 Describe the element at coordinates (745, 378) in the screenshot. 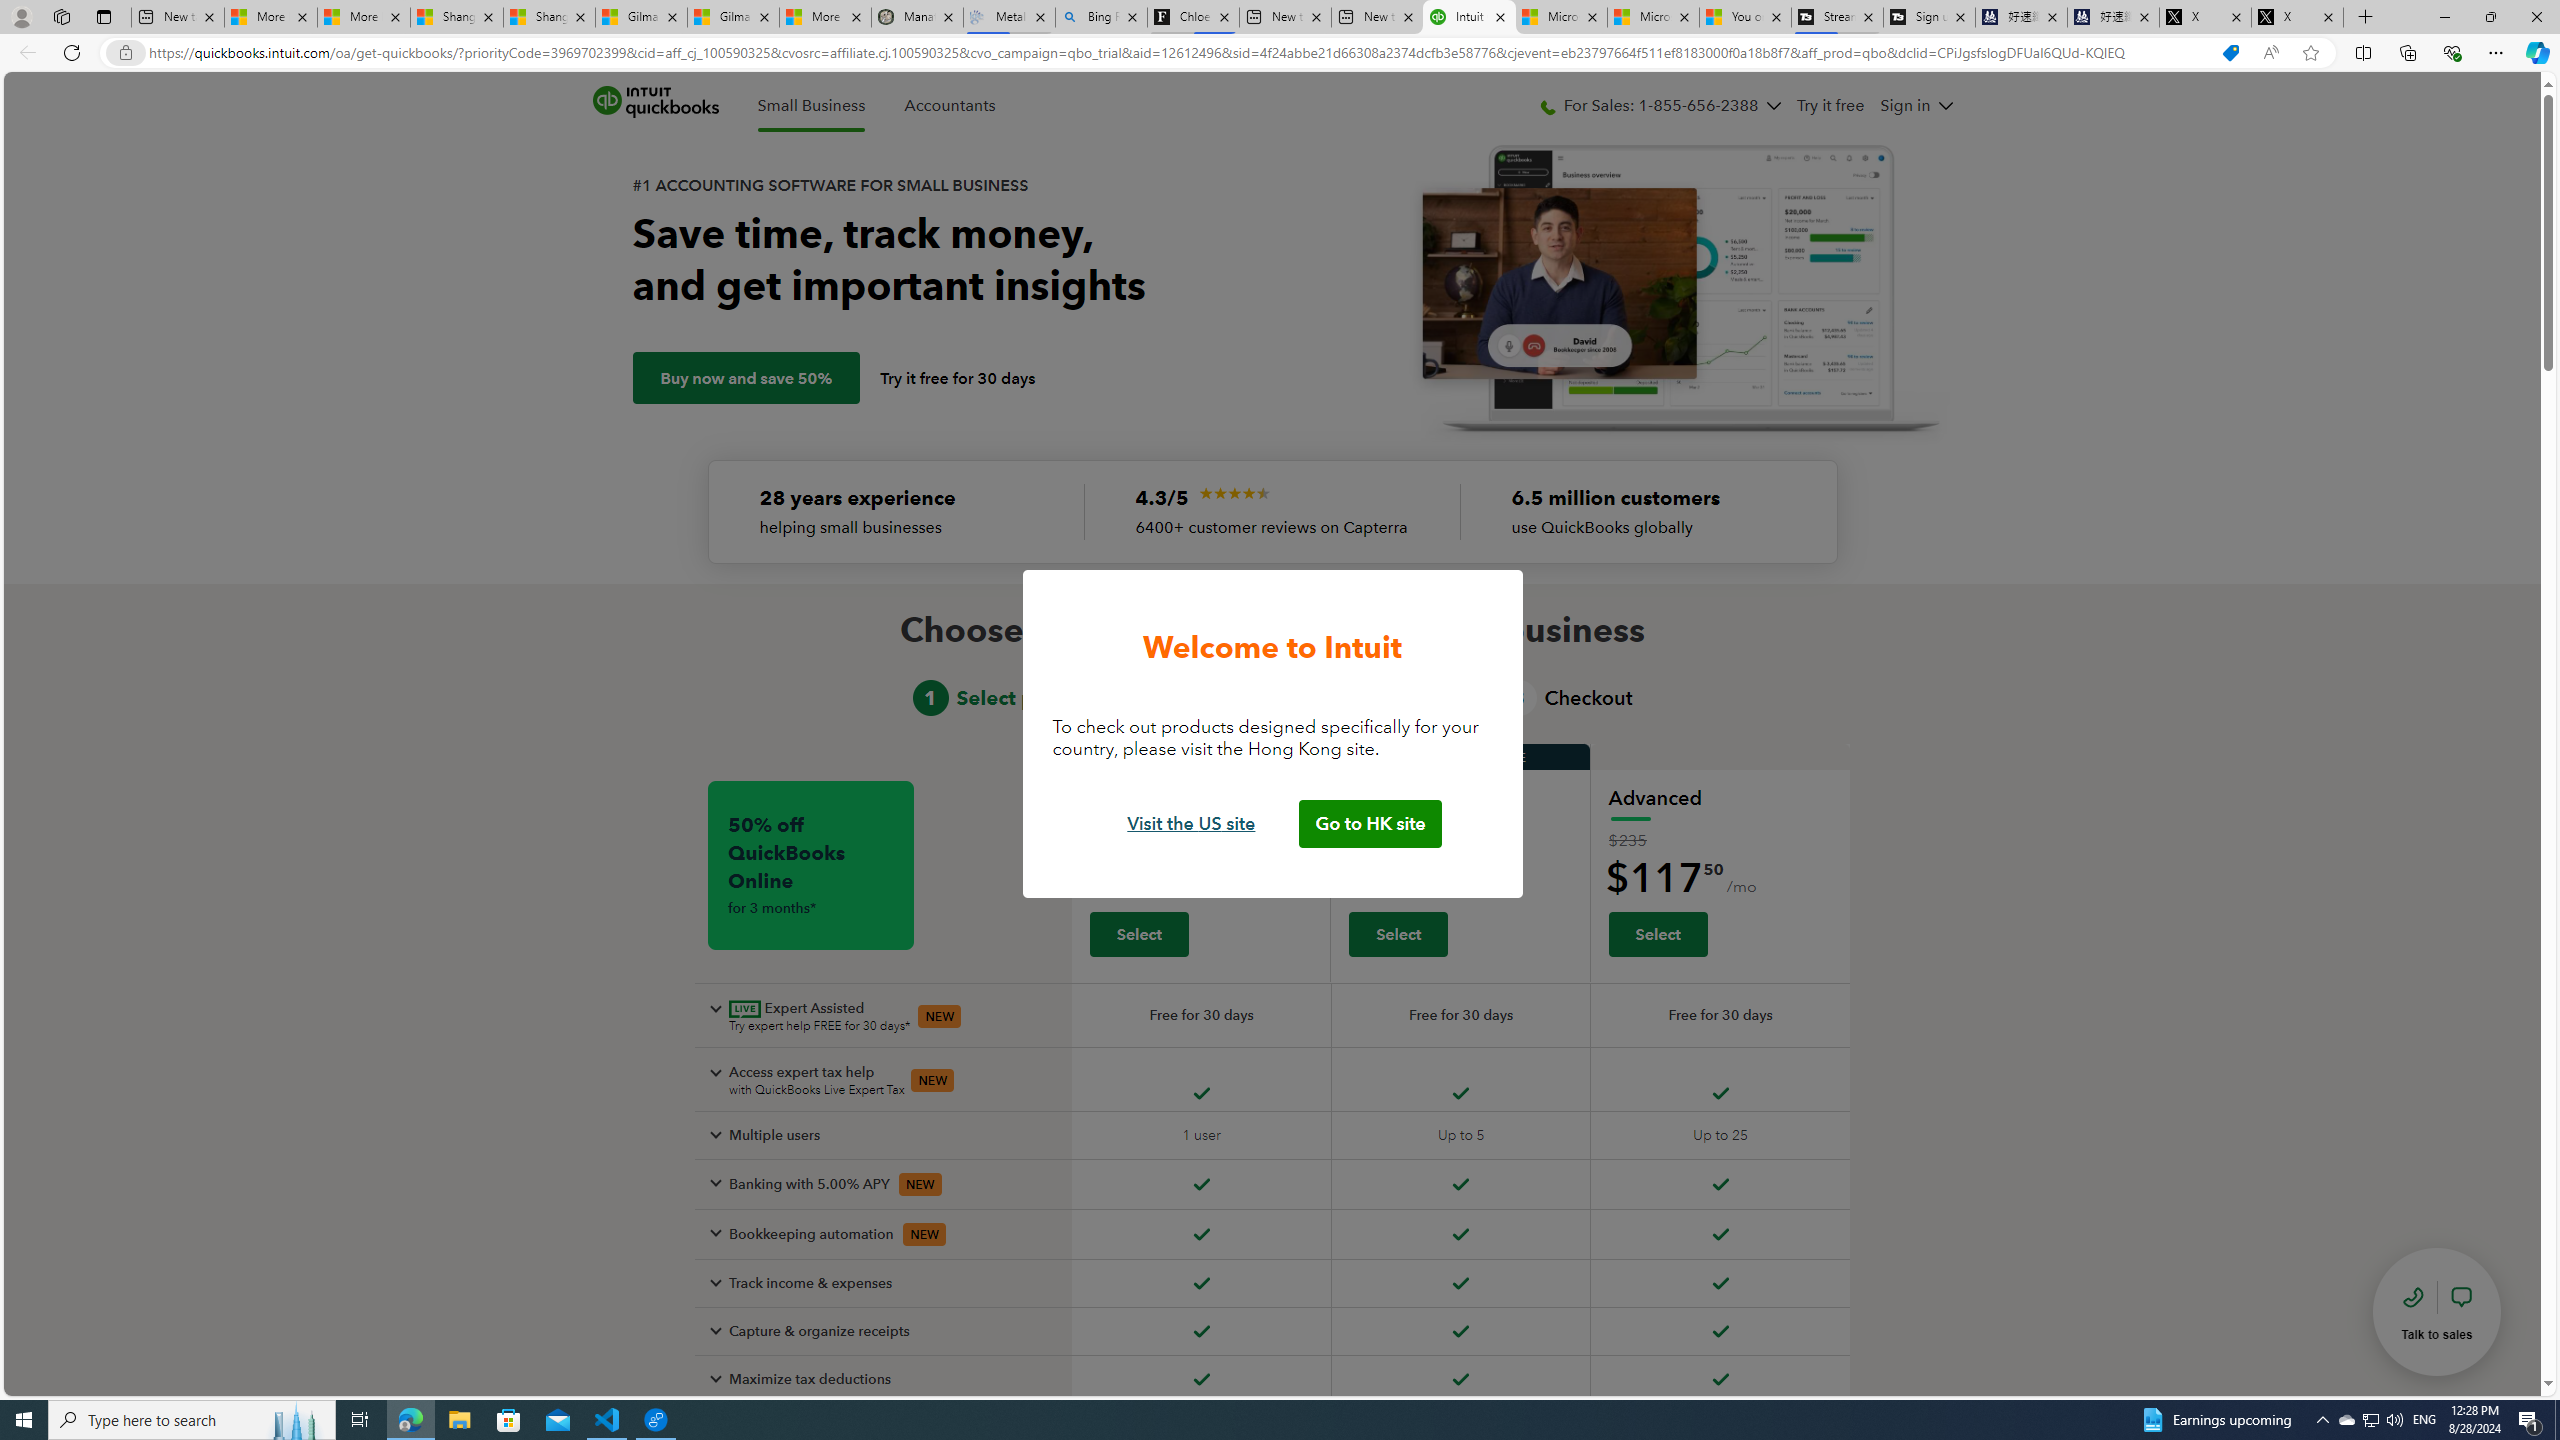

I see `'Buy now and save 50%'` at that location.